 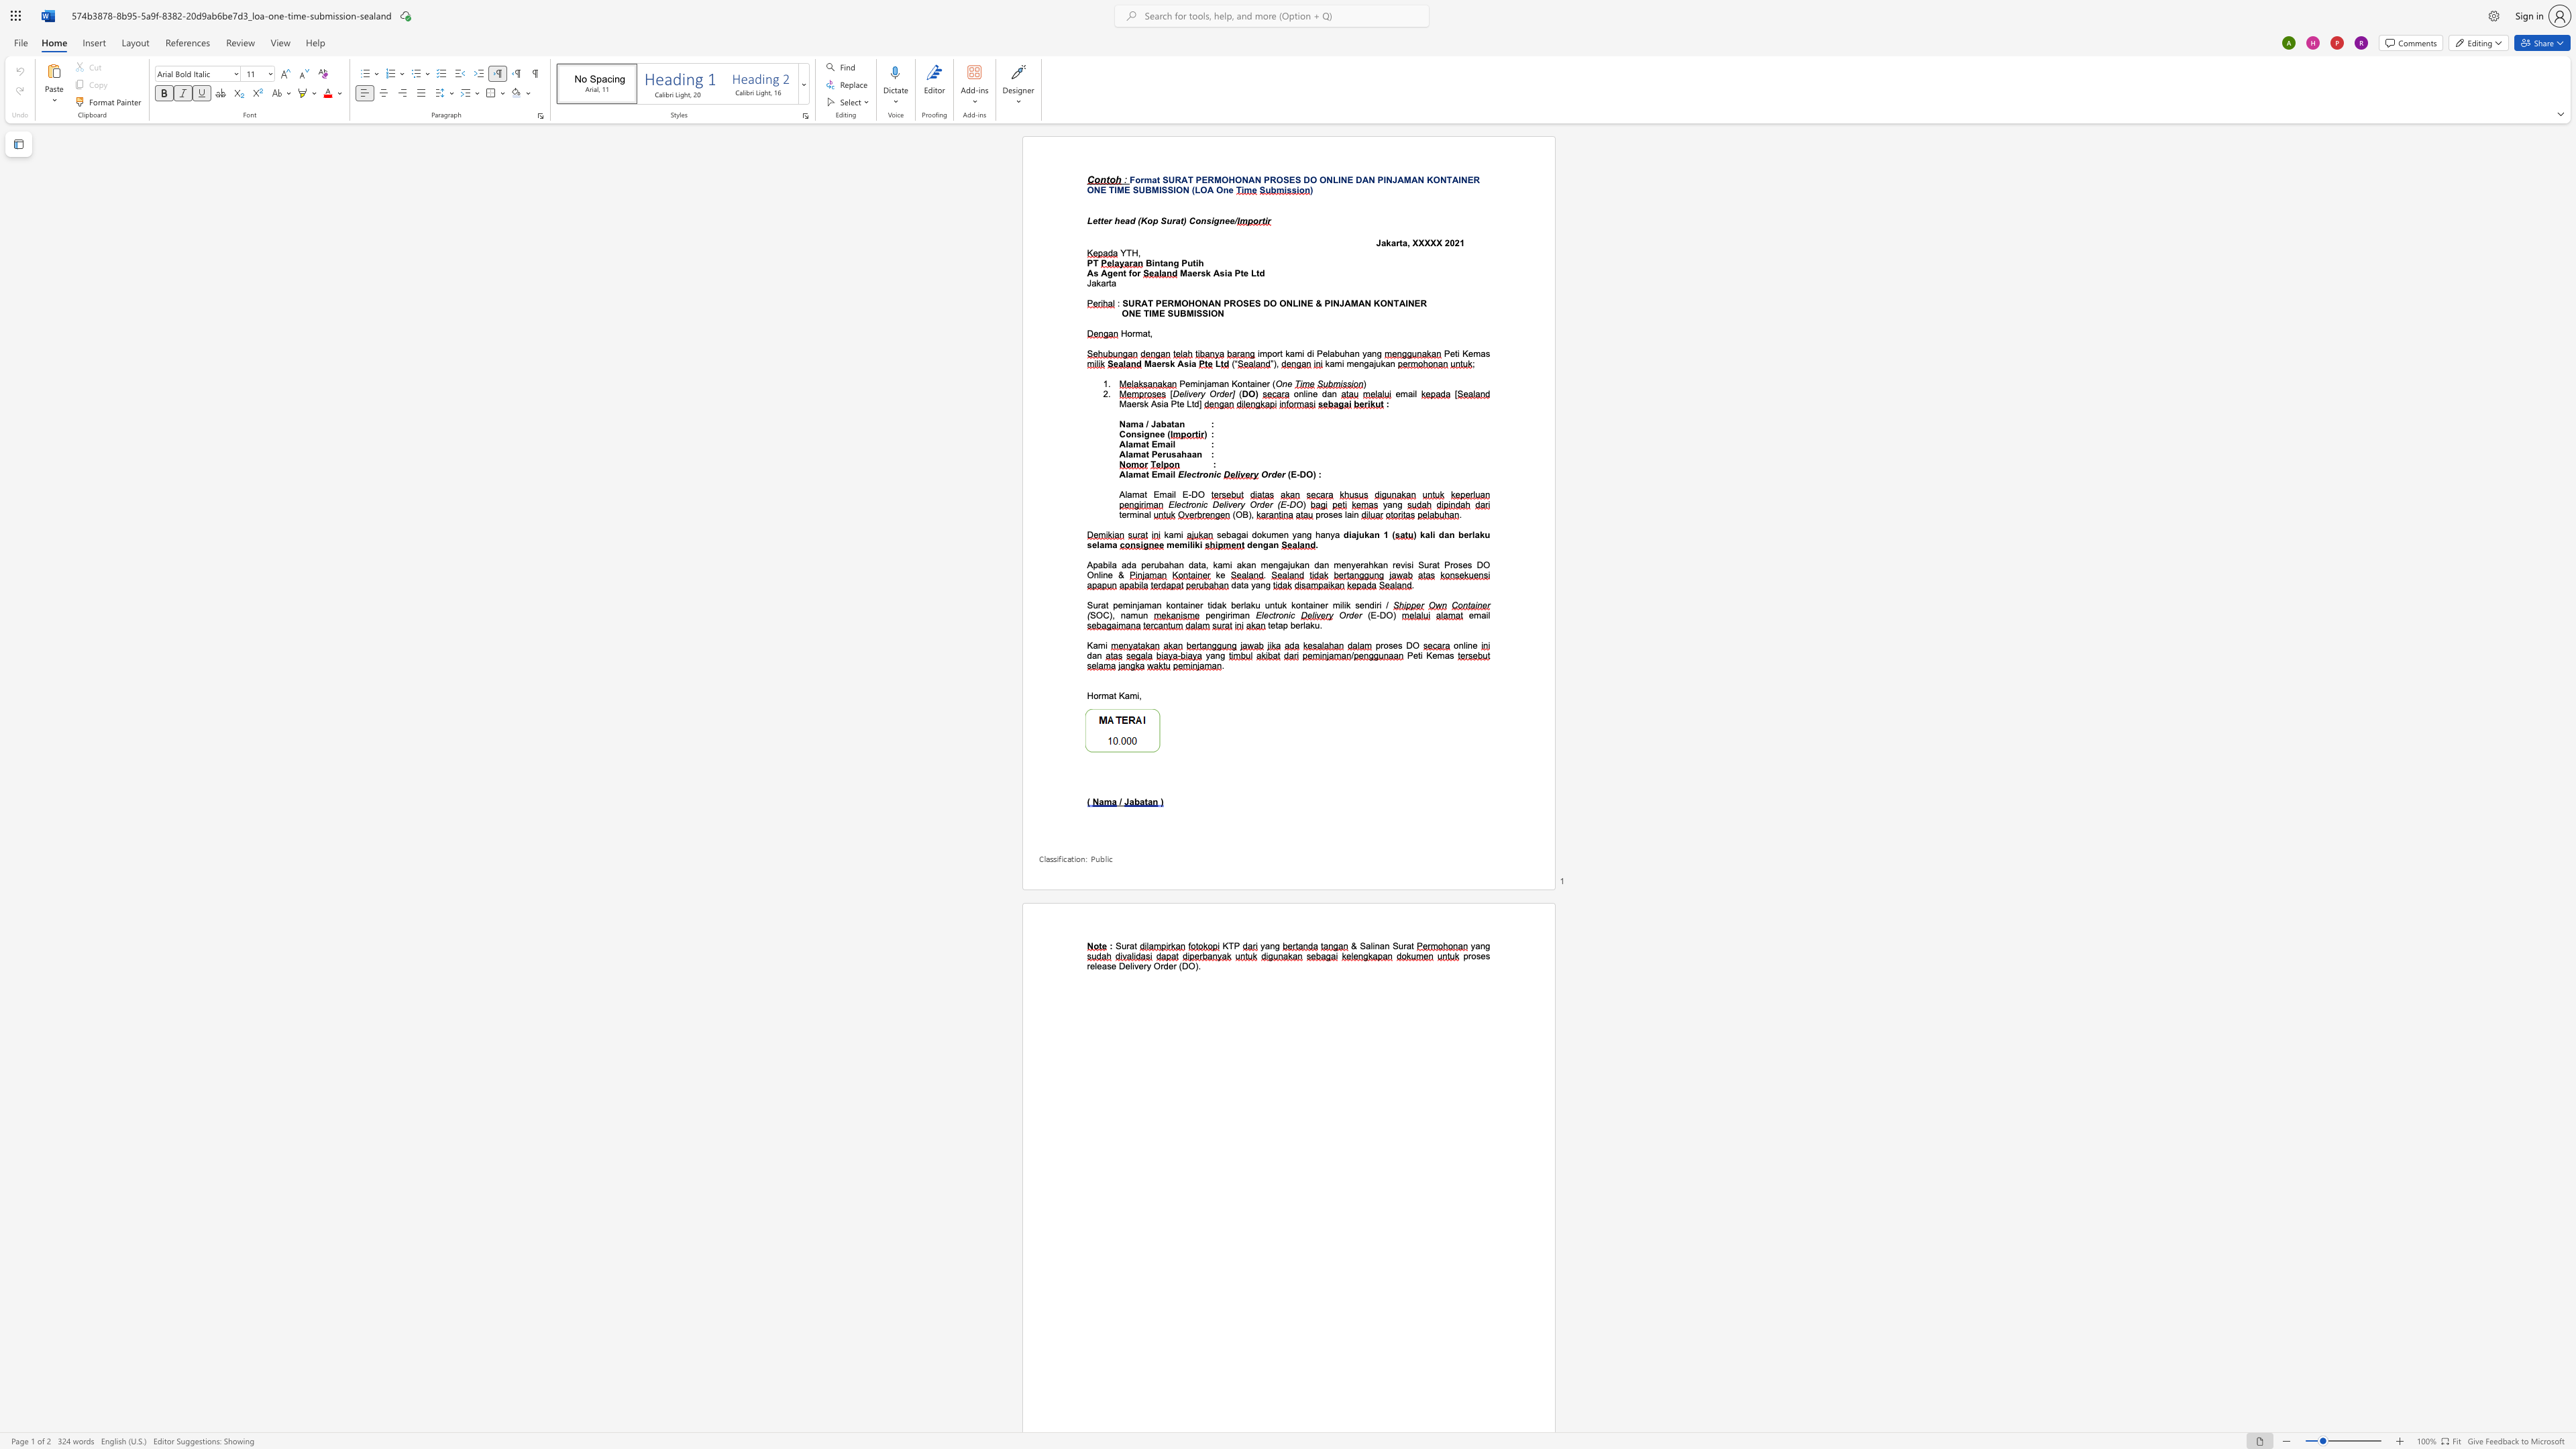 I want to click on the subset text "lectronic" within the text "Electronic", so click(x=1183, y=474).